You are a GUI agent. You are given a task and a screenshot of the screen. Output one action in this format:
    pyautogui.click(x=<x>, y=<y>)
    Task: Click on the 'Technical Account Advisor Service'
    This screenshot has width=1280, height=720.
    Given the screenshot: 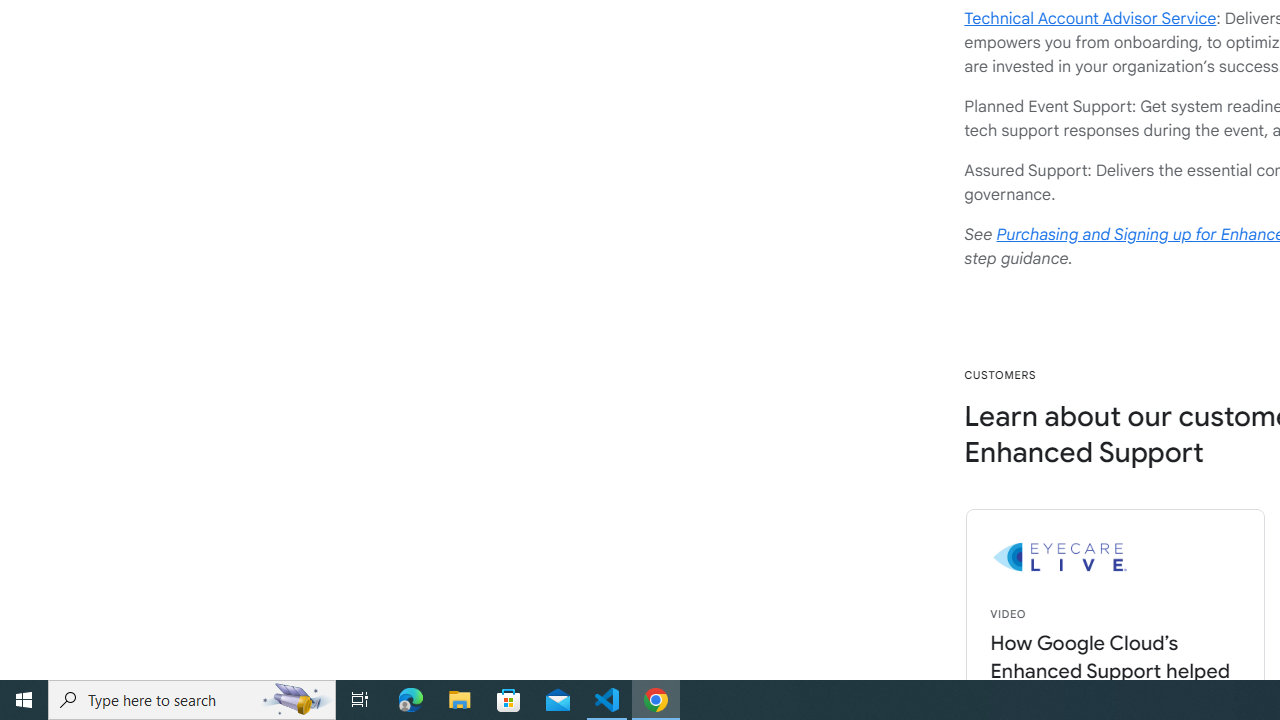 What is the action you would take?
    pyautogui.click(x=1089, y=18)
    